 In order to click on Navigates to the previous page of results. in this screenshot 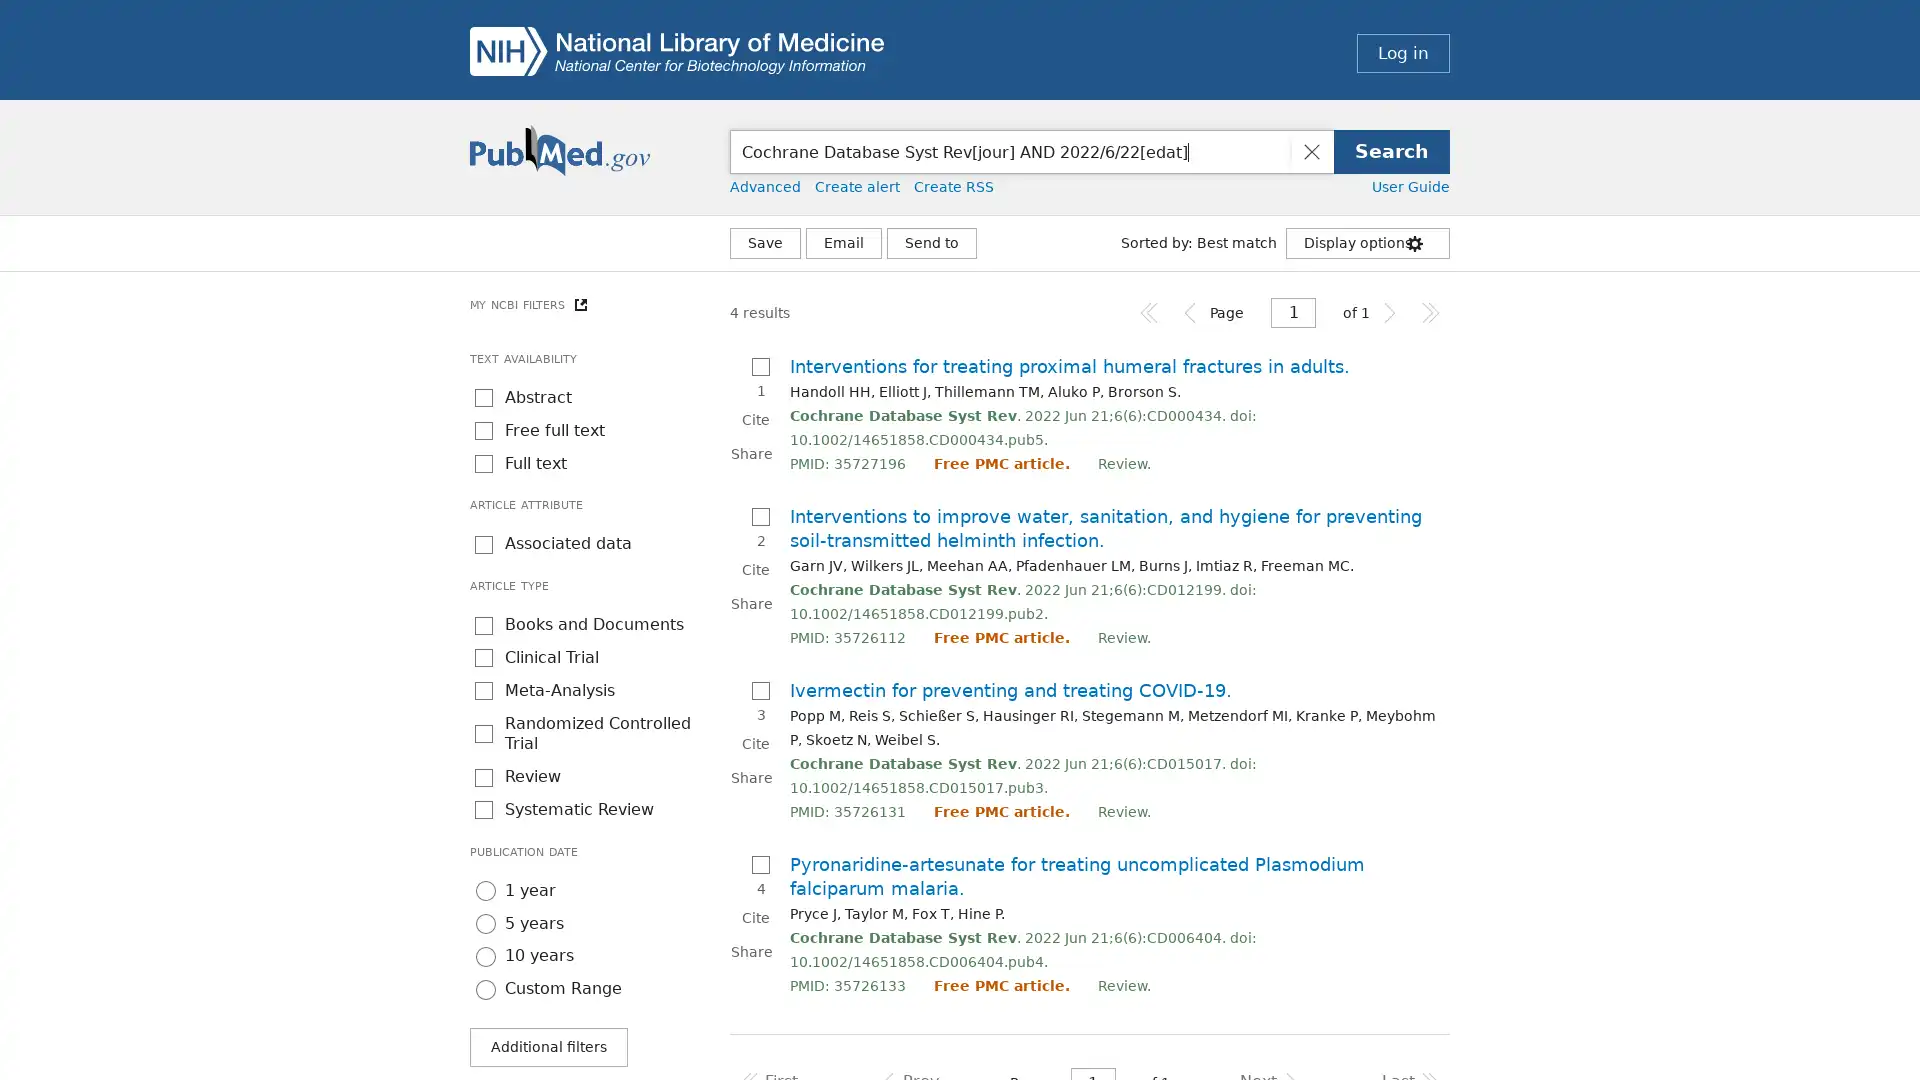, I will do `click(1190, 312)`.